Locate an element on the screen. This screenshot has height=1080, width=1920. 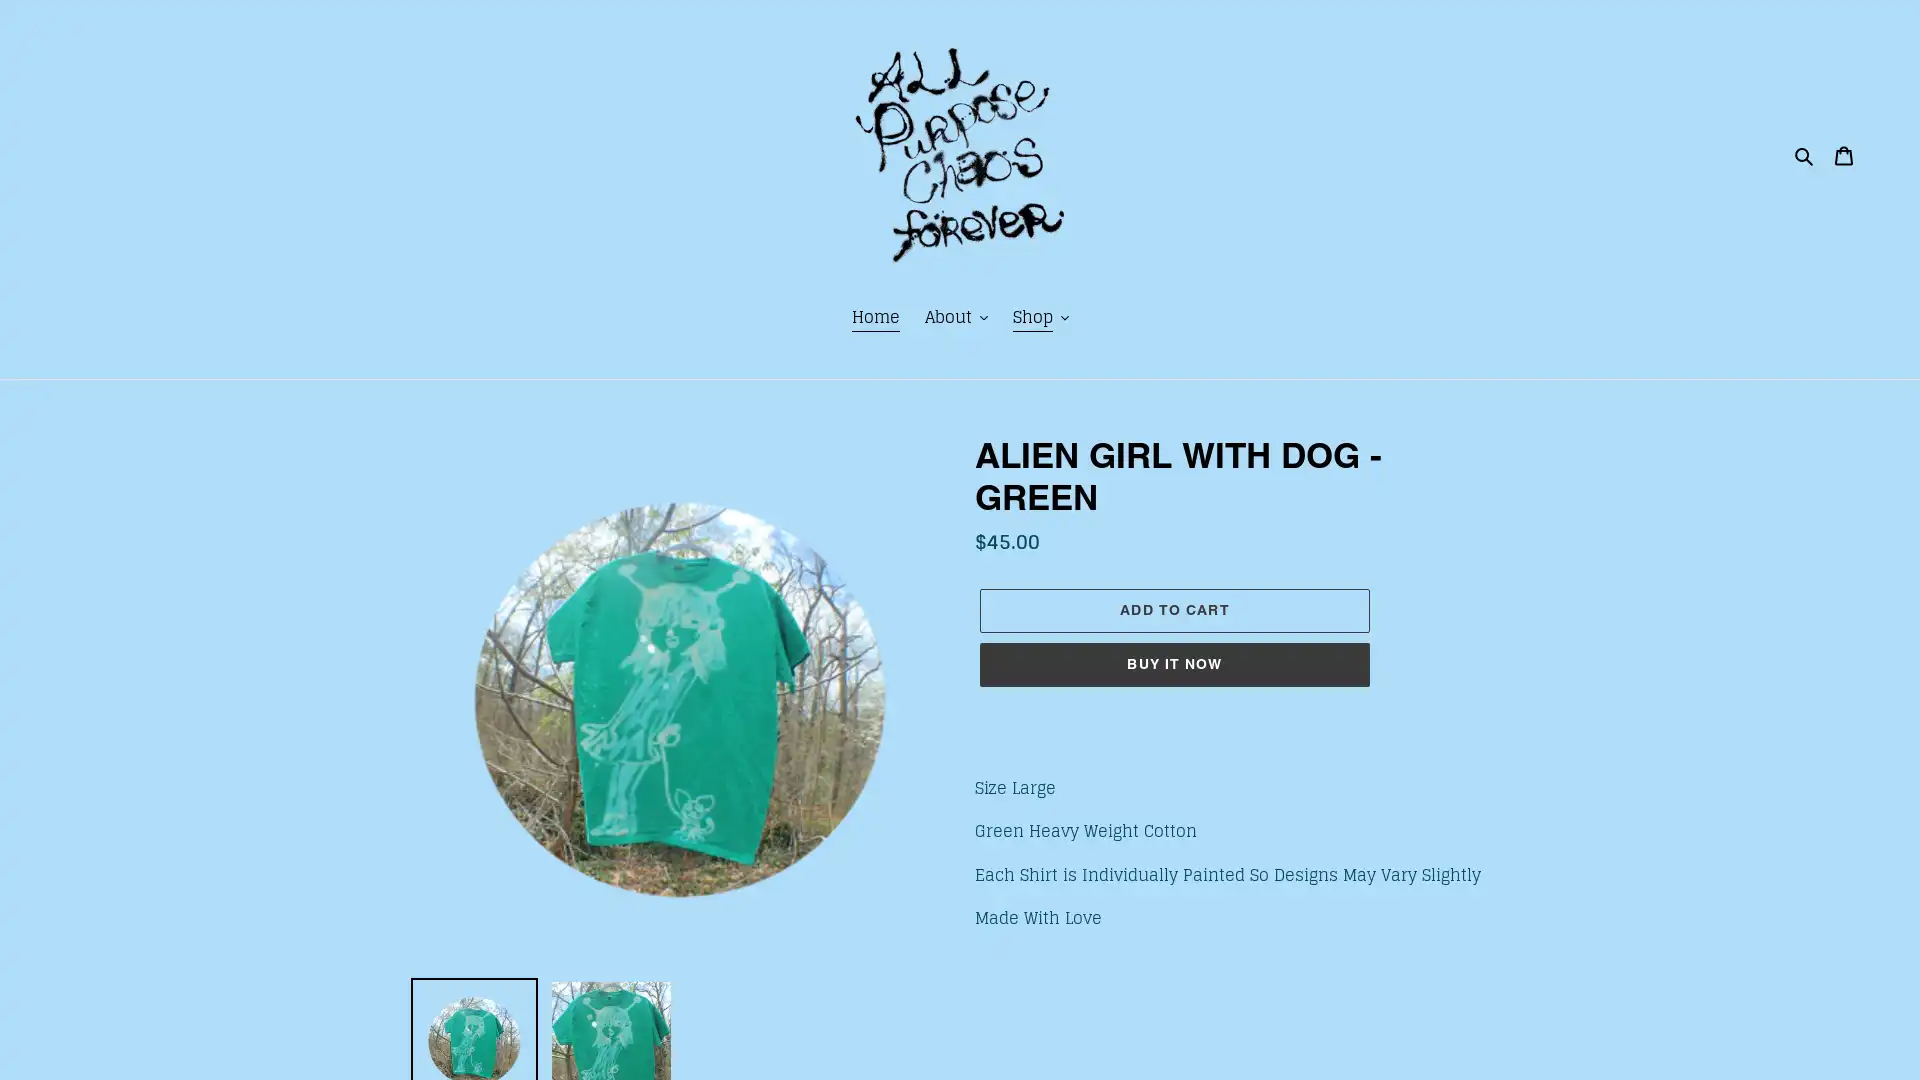
BUY IT NOW is located at coordinates (1175, 664).